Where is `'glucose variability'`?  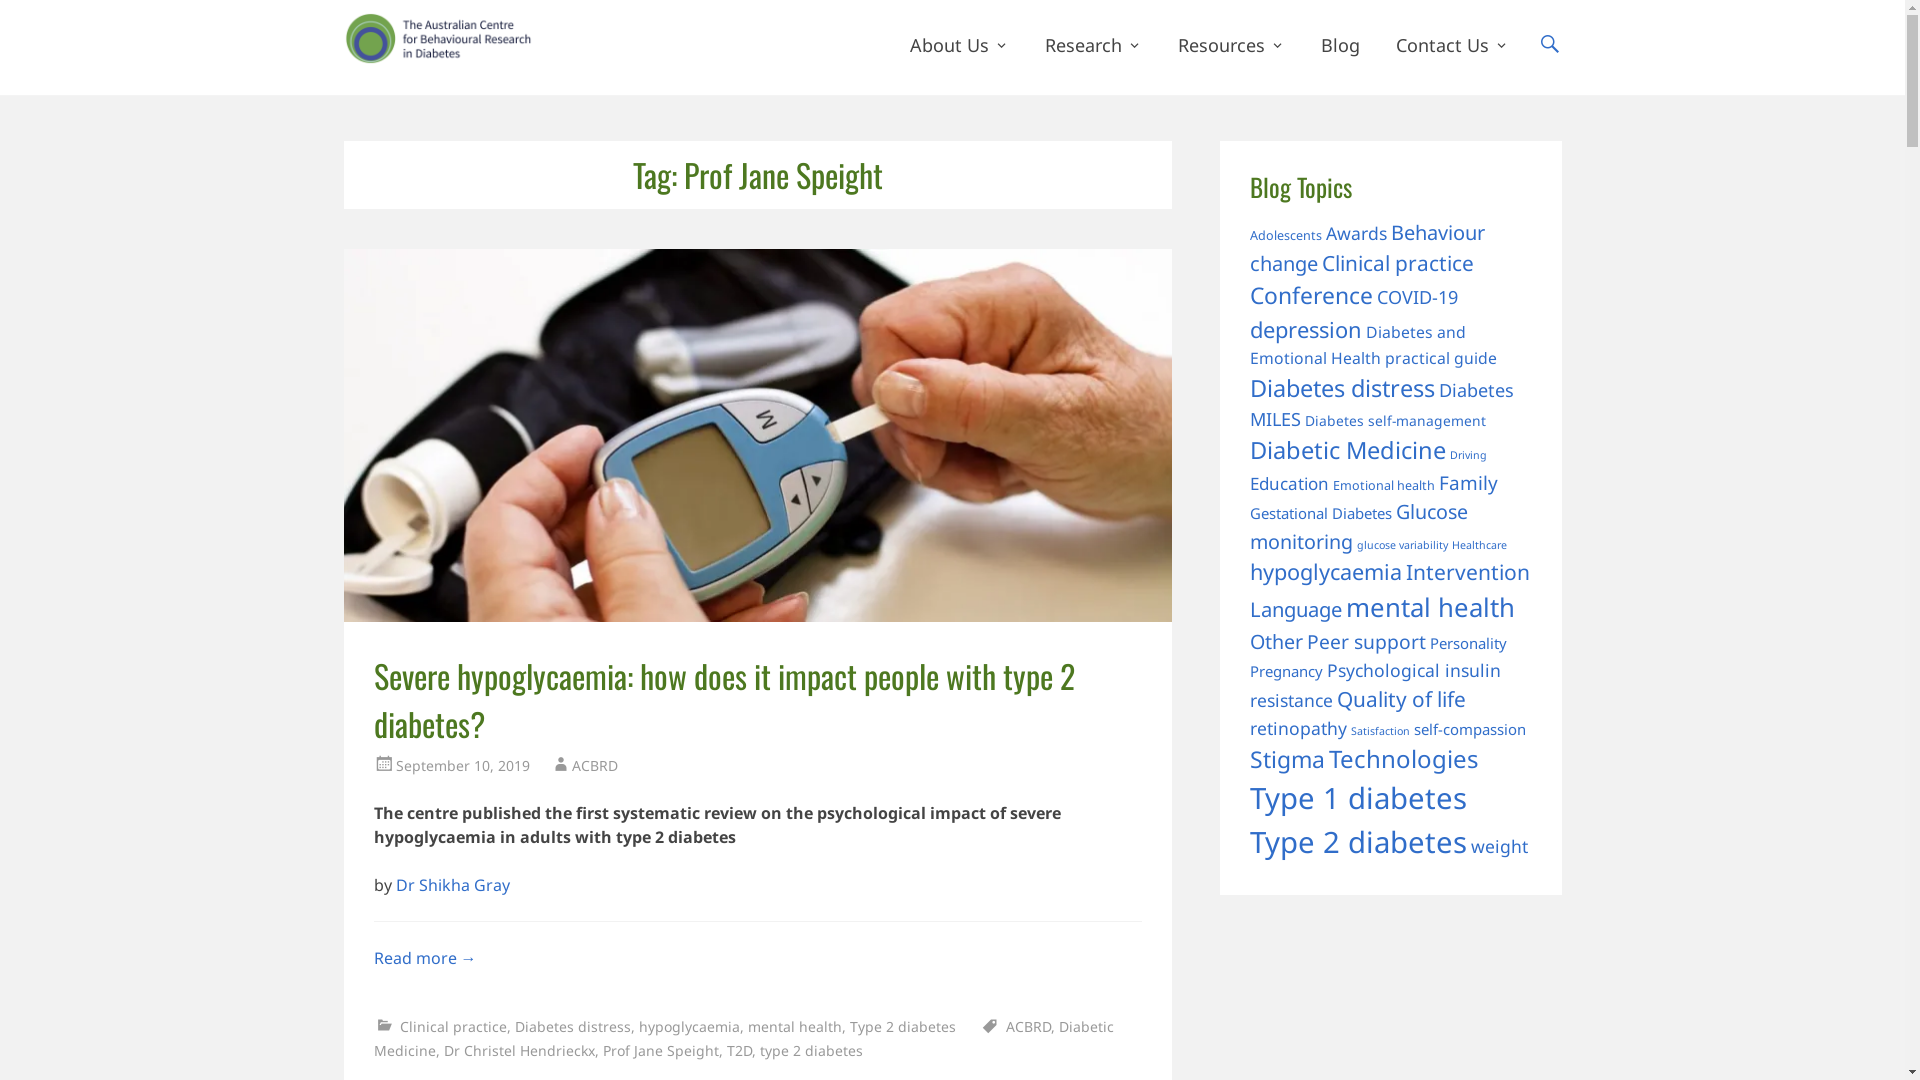
'glucose variability' is located at coordinates (1401, 544).